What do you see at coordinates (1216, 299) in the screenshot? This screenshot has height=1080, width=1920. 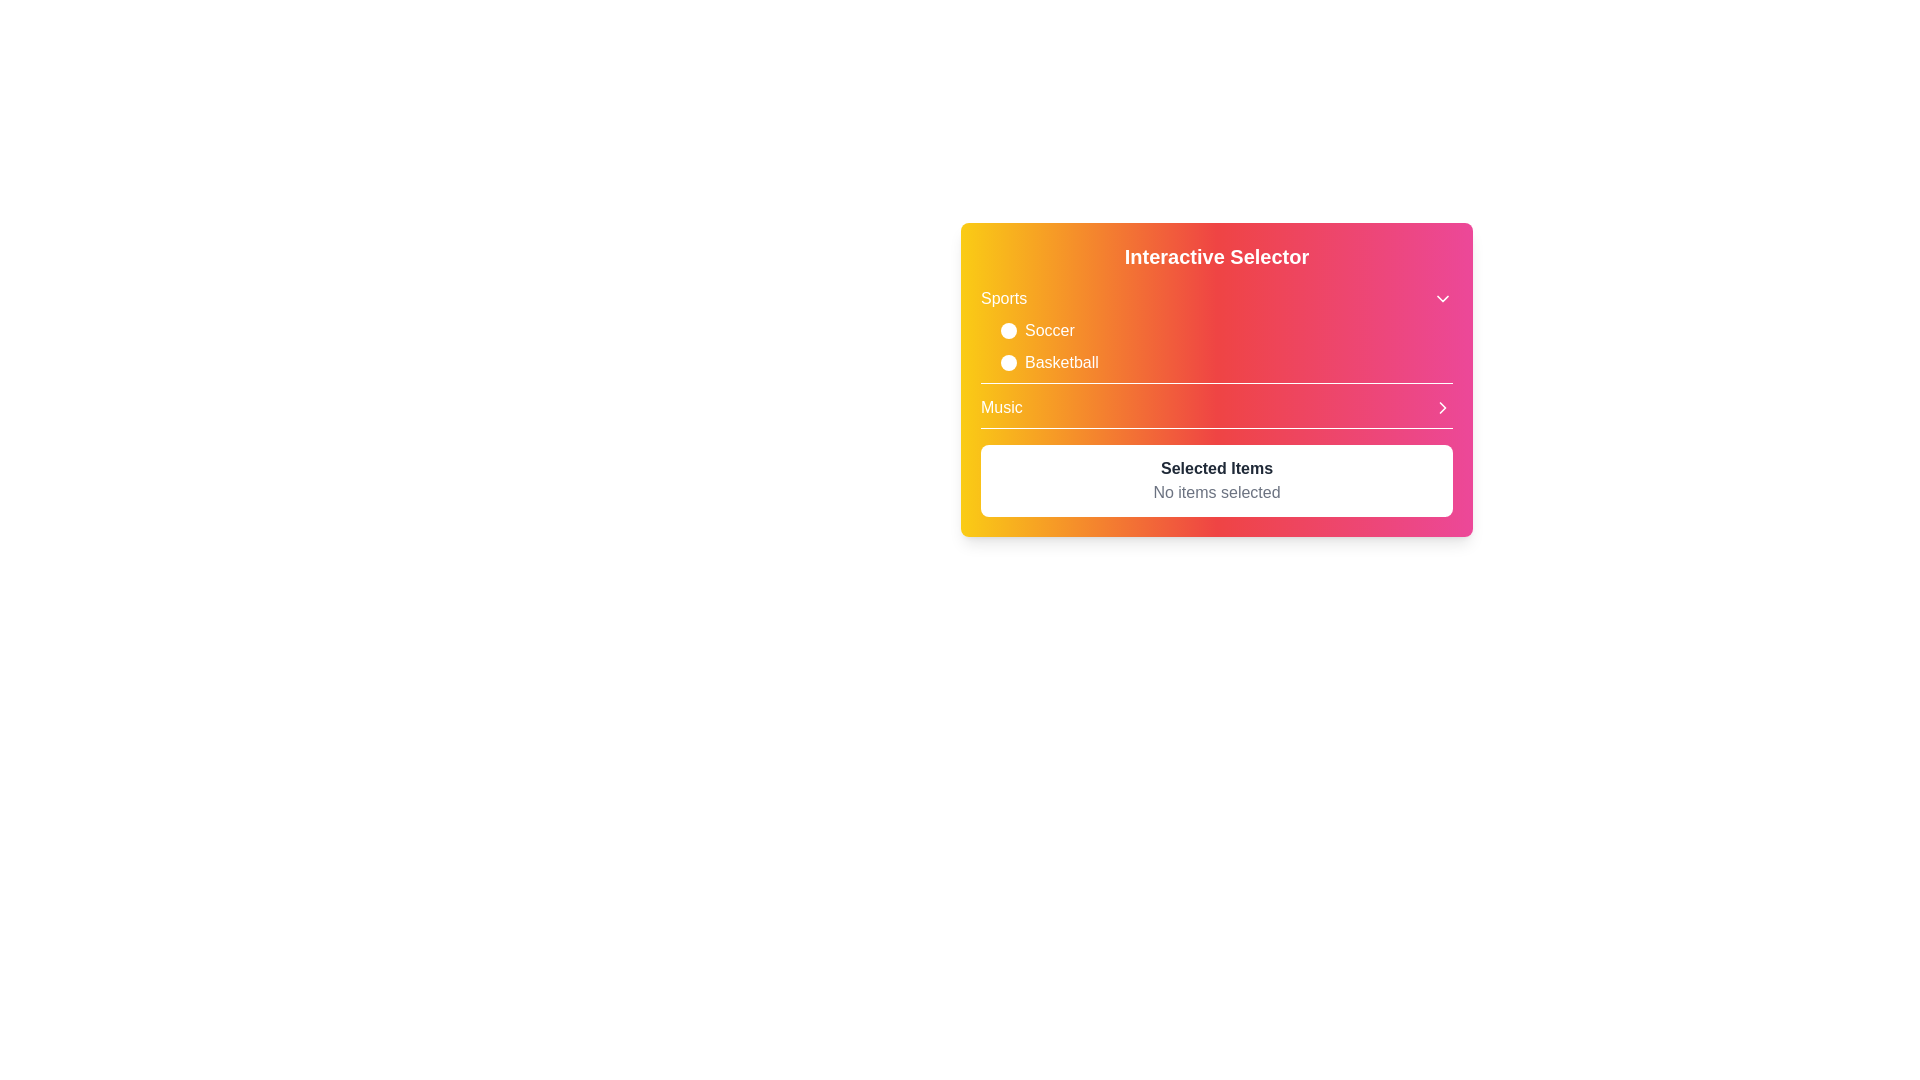 I see `the 'Sports' dropdown trigger element` at bounding box center [1216, 299].